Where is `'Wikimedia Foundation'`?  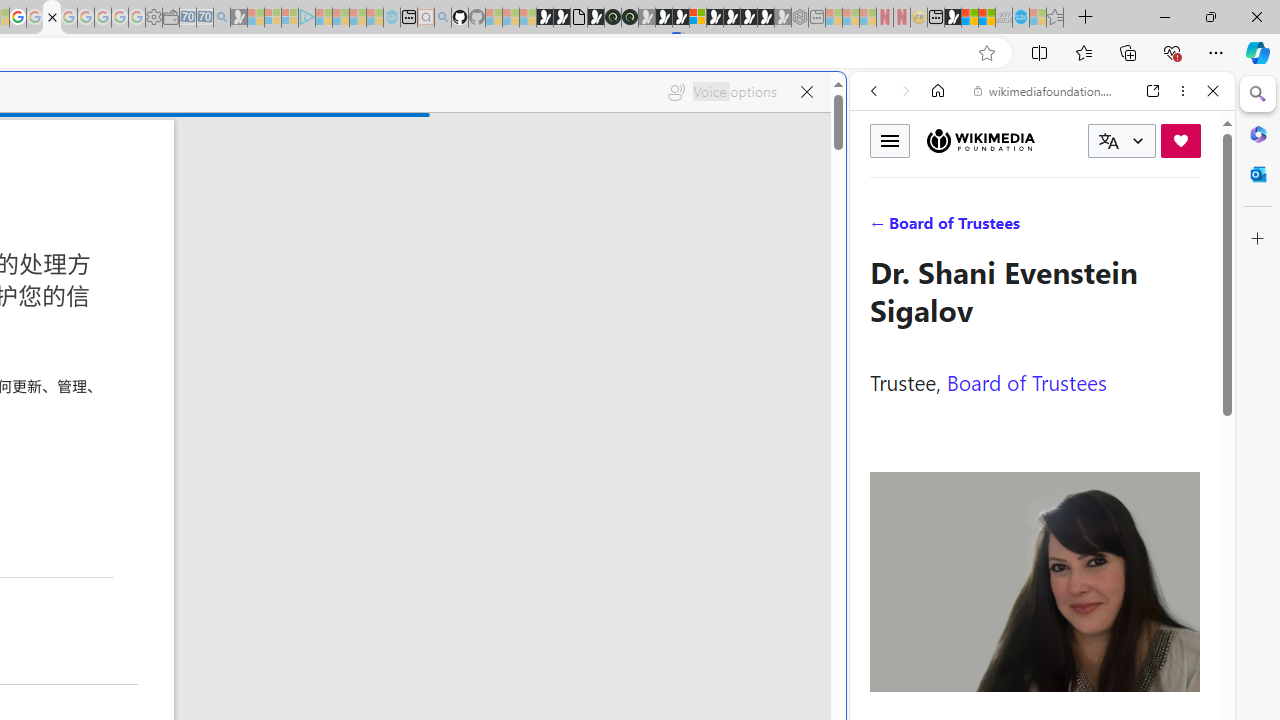 'Wikimedia Foundation' is located at coordinates (981, 139).